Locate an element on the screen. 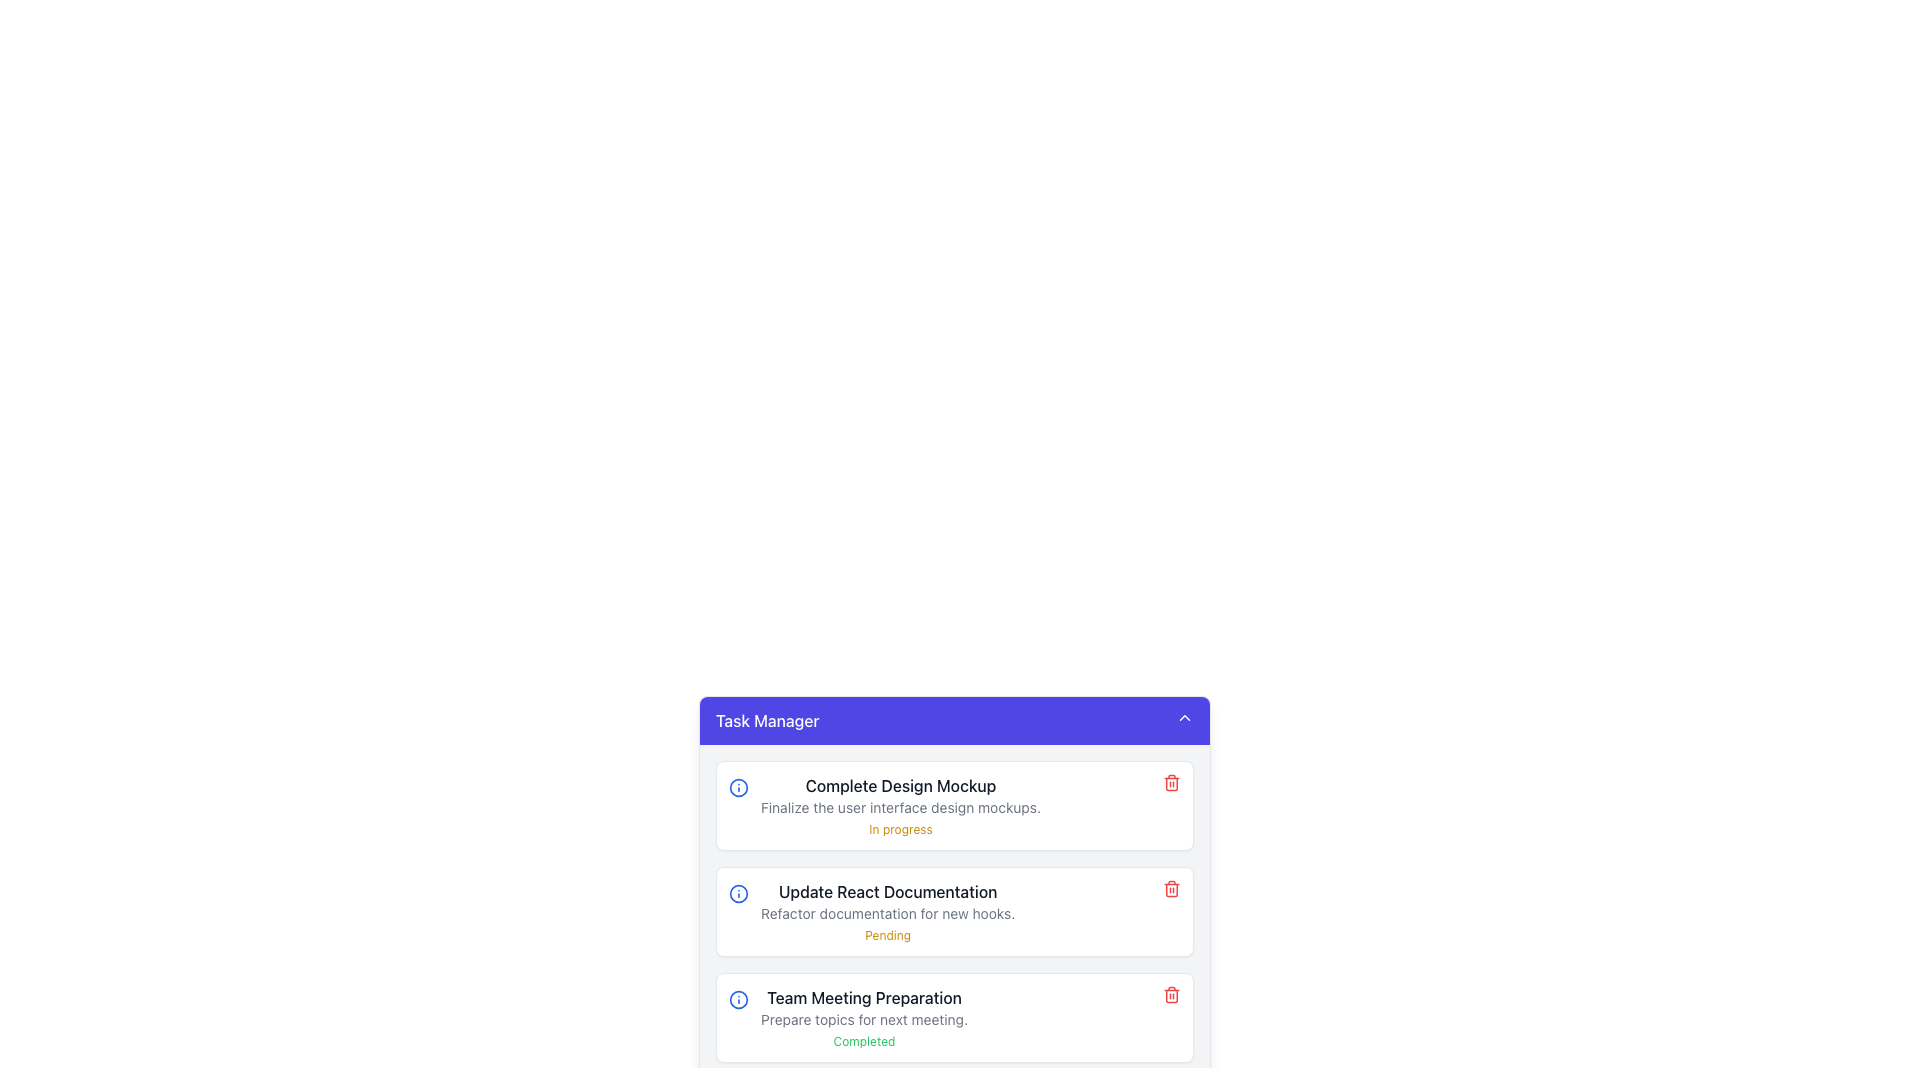 The image size is (1920, 1080). text providing additional details about the task titled 'Complete Design Mockup', which is located centrally within the task card, below the bold title and above the status text 'In progress' is located at coordinates (900, 806).